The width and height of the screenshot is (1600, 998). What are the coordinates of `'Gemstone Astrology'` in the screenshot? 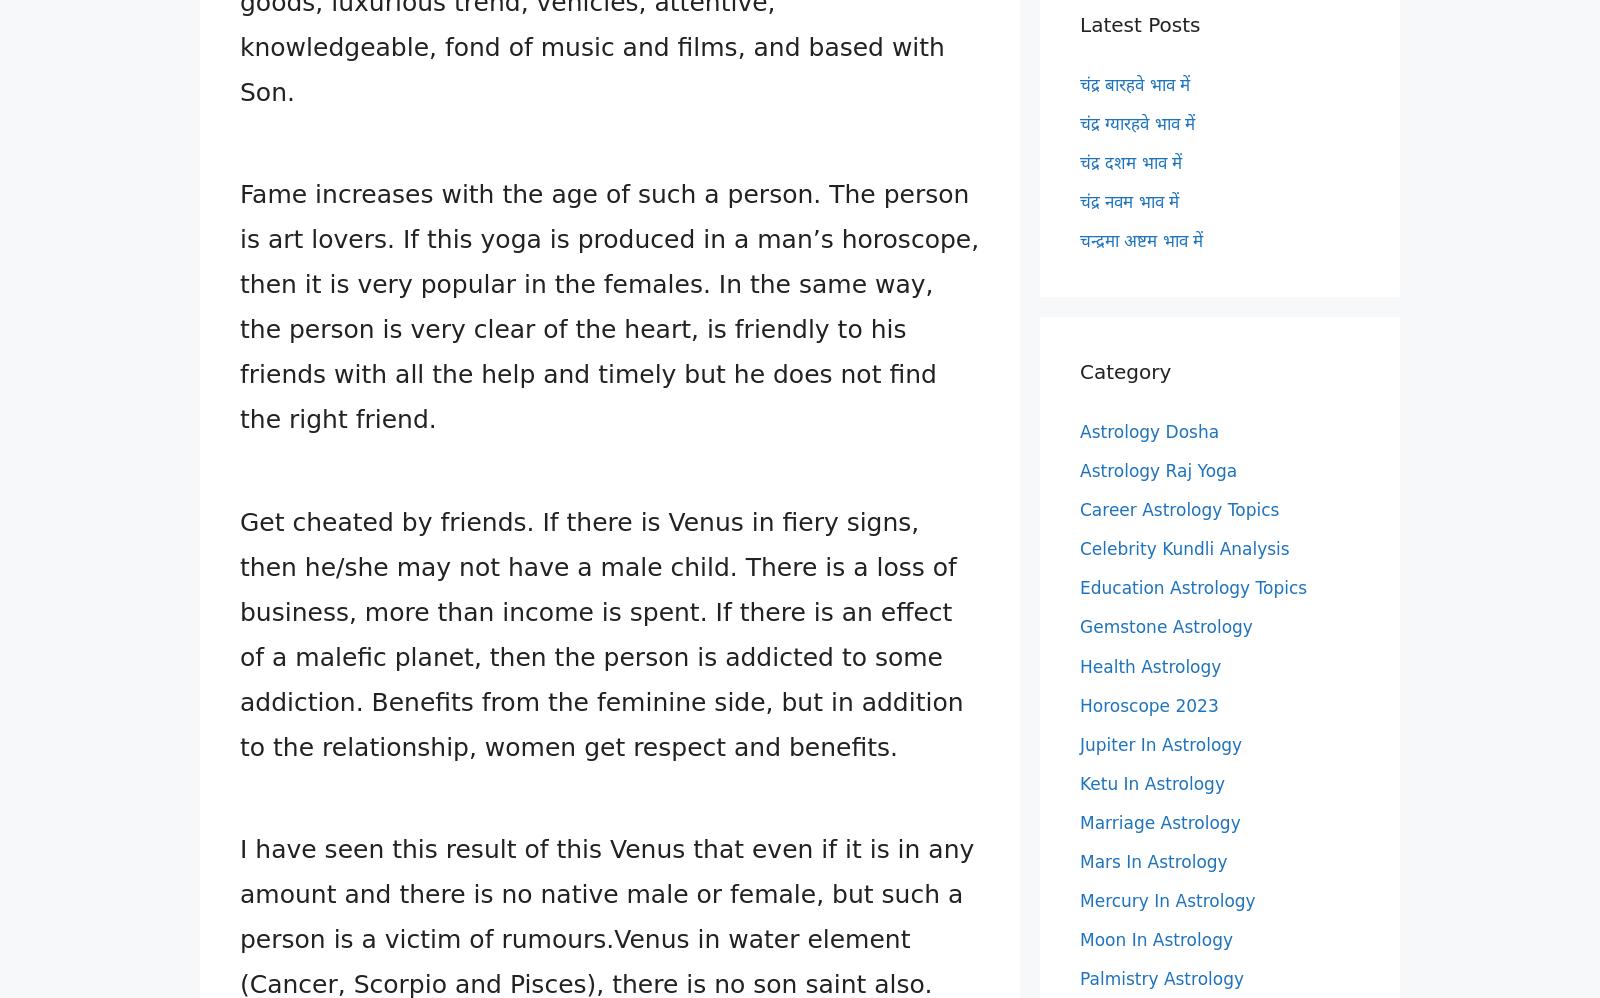 It's located at (1166, 627).